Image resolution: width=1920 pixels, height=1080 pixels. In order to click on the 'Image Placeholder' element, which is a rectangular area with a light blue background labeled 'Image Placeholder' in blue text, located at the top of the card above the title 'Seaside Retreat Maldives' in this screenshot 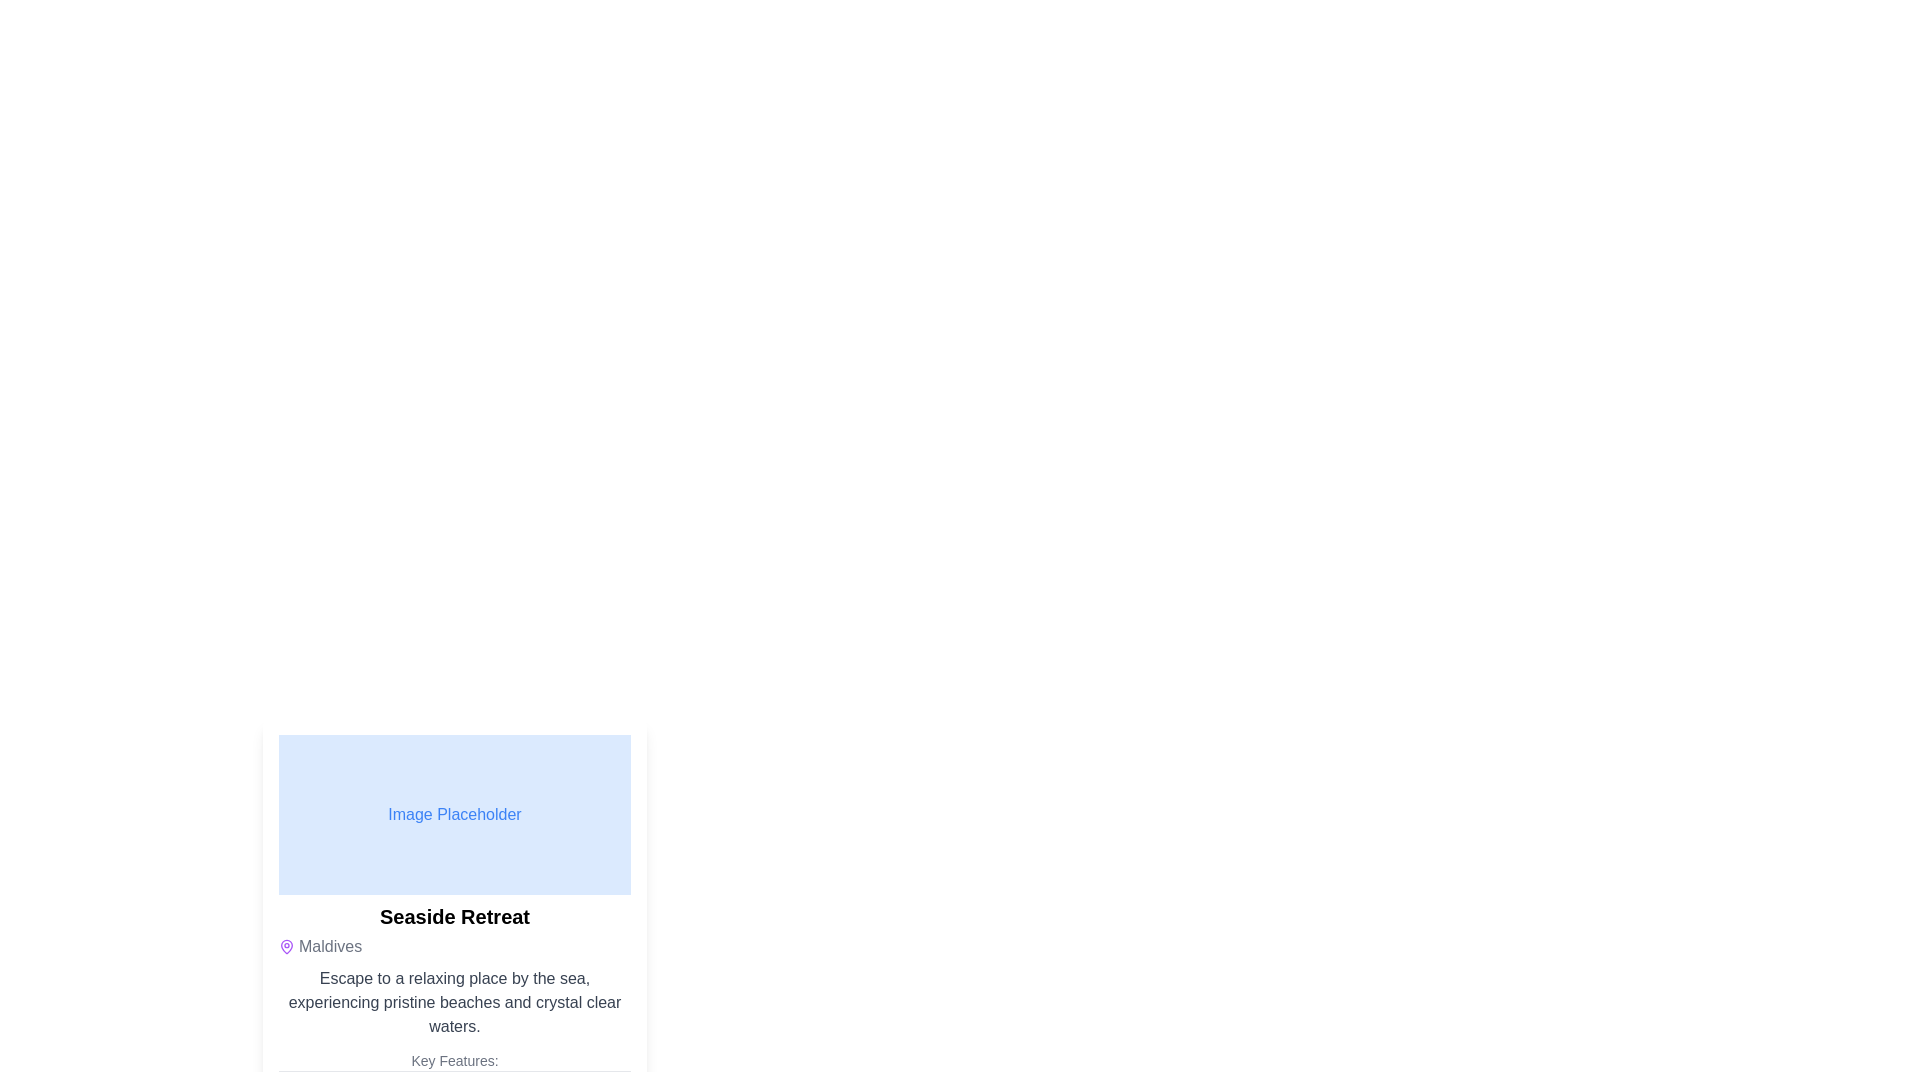, I will do `click(454, 814)`.